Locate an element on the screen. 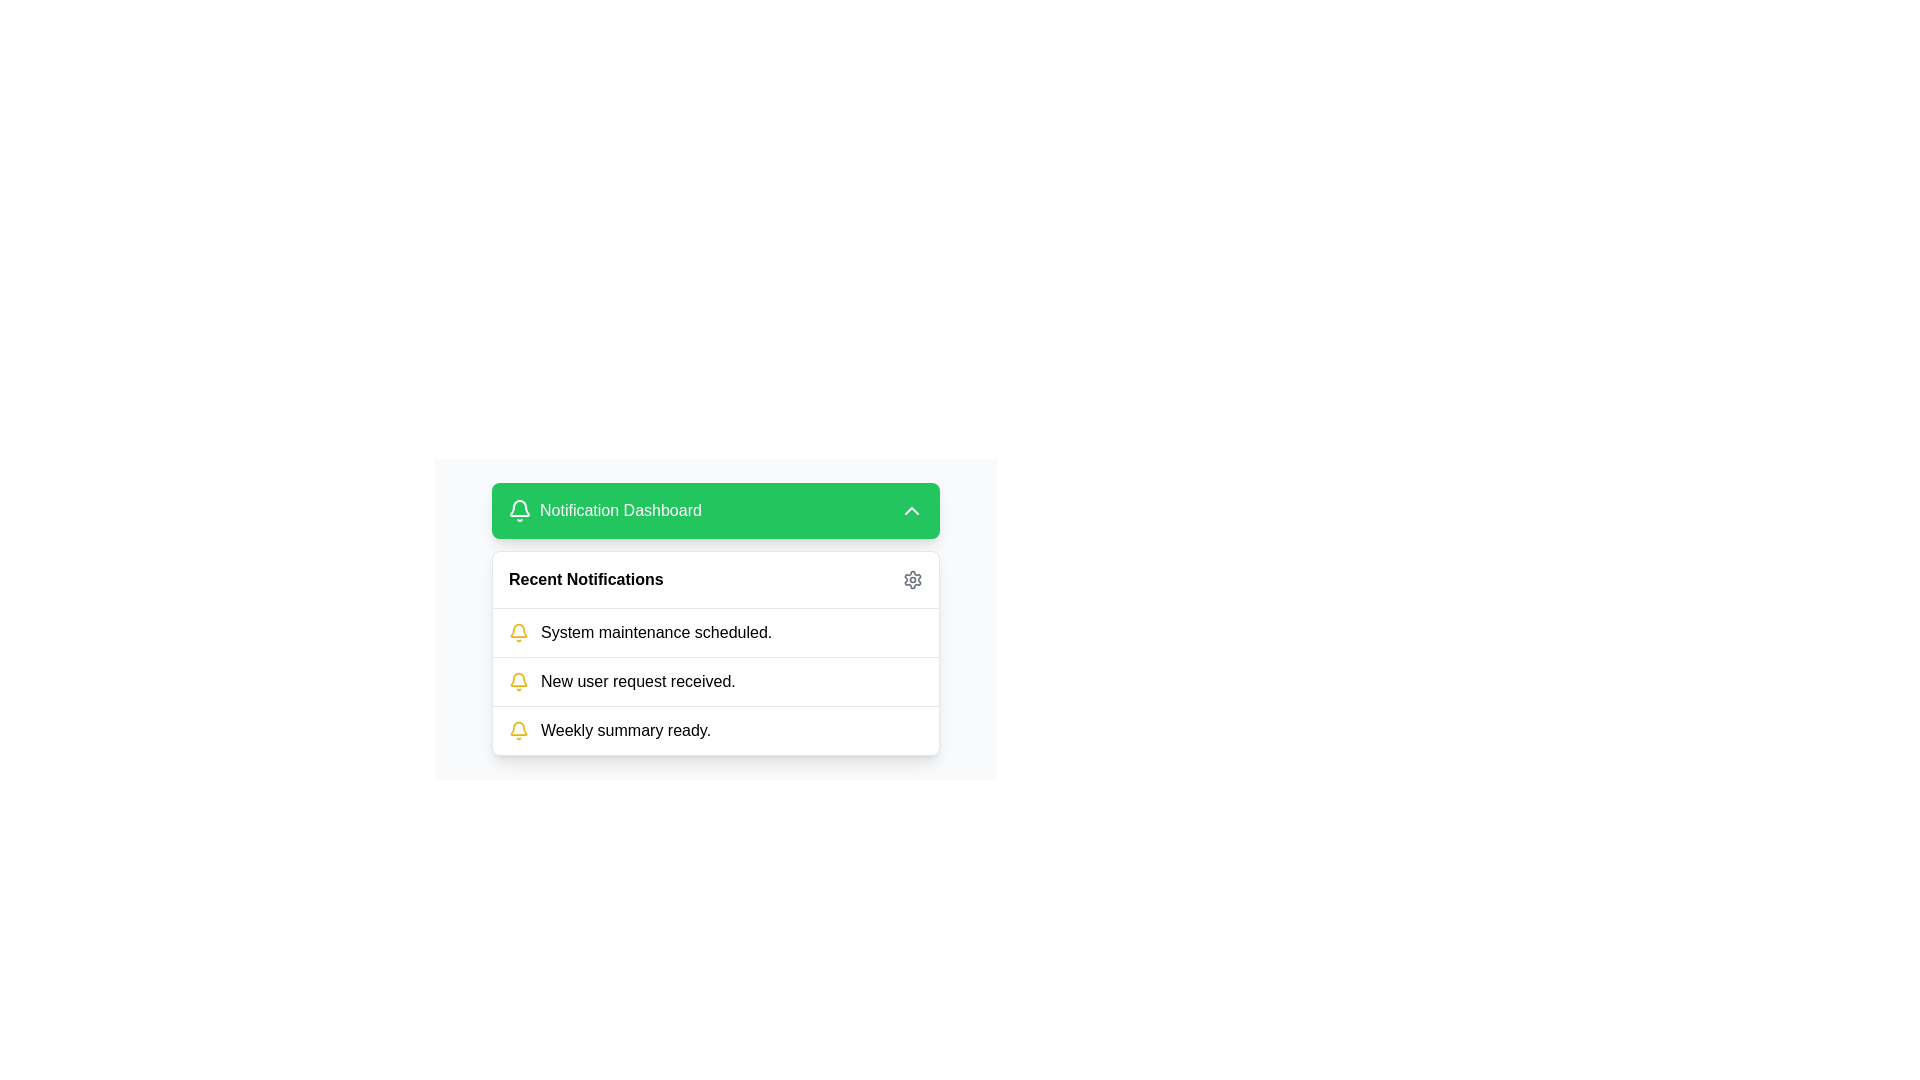 This screenshot has width=1920, height=1080. the notification icon located to the left of the text 'Weekly summary ready' is located at coordinates (518, 731).